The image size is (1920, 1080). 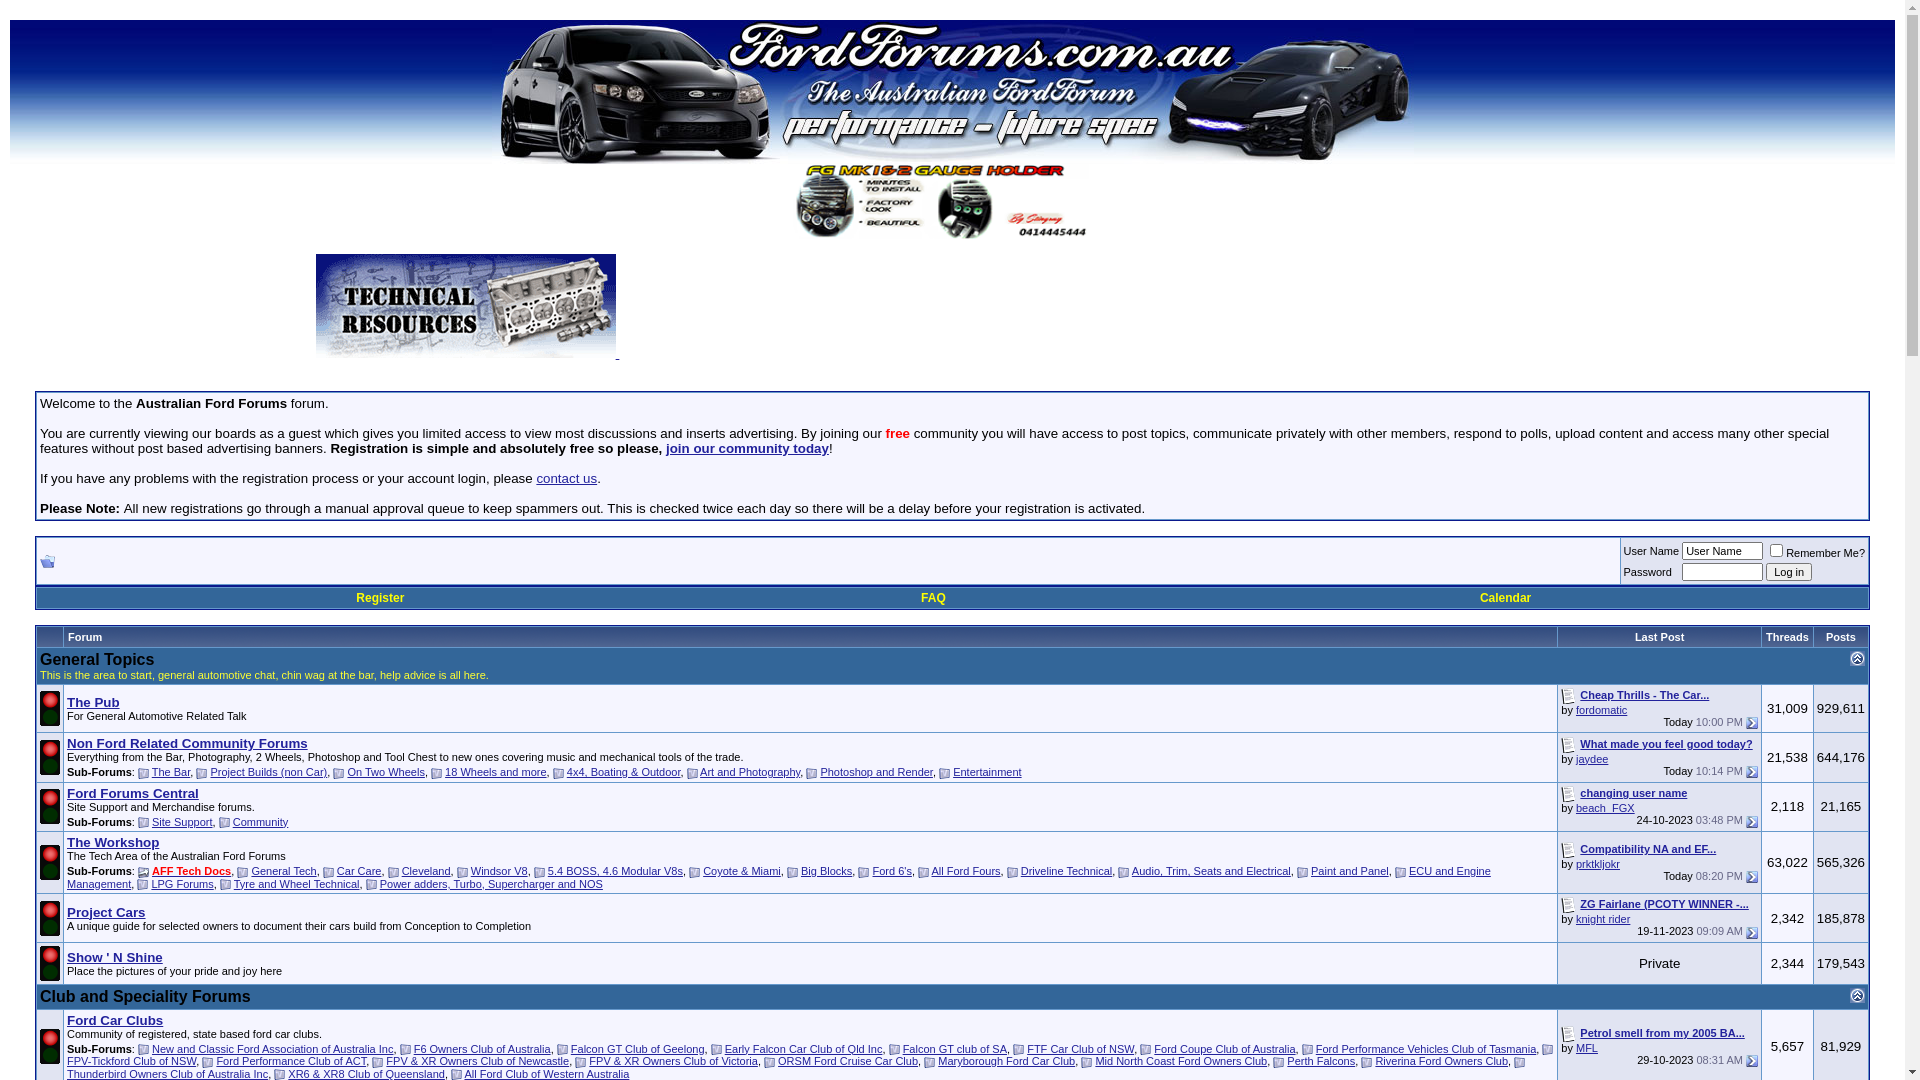 I want to click on 'fordomatic', so click(x=1574, y=708).